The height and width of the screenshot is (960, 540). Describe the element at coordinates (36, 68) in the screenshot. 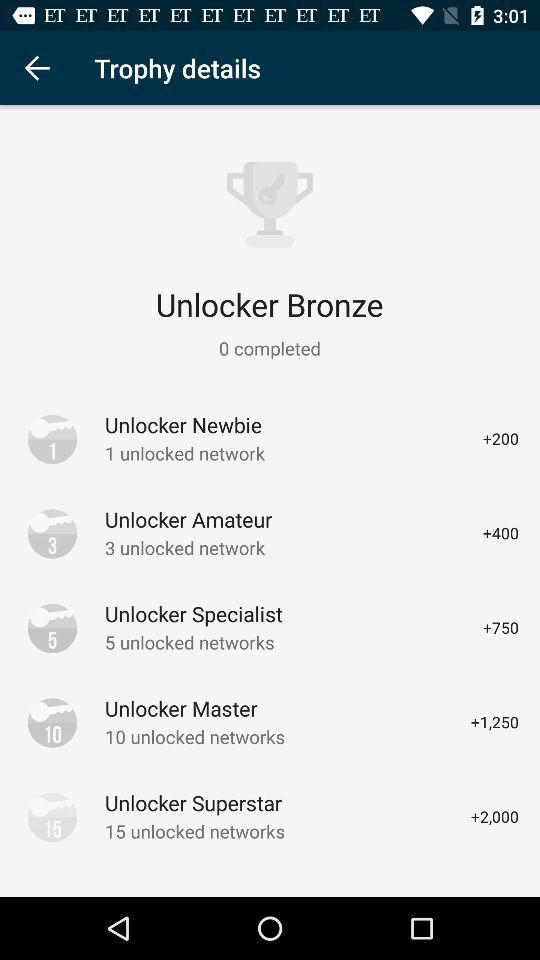

I see `go back` at that location.